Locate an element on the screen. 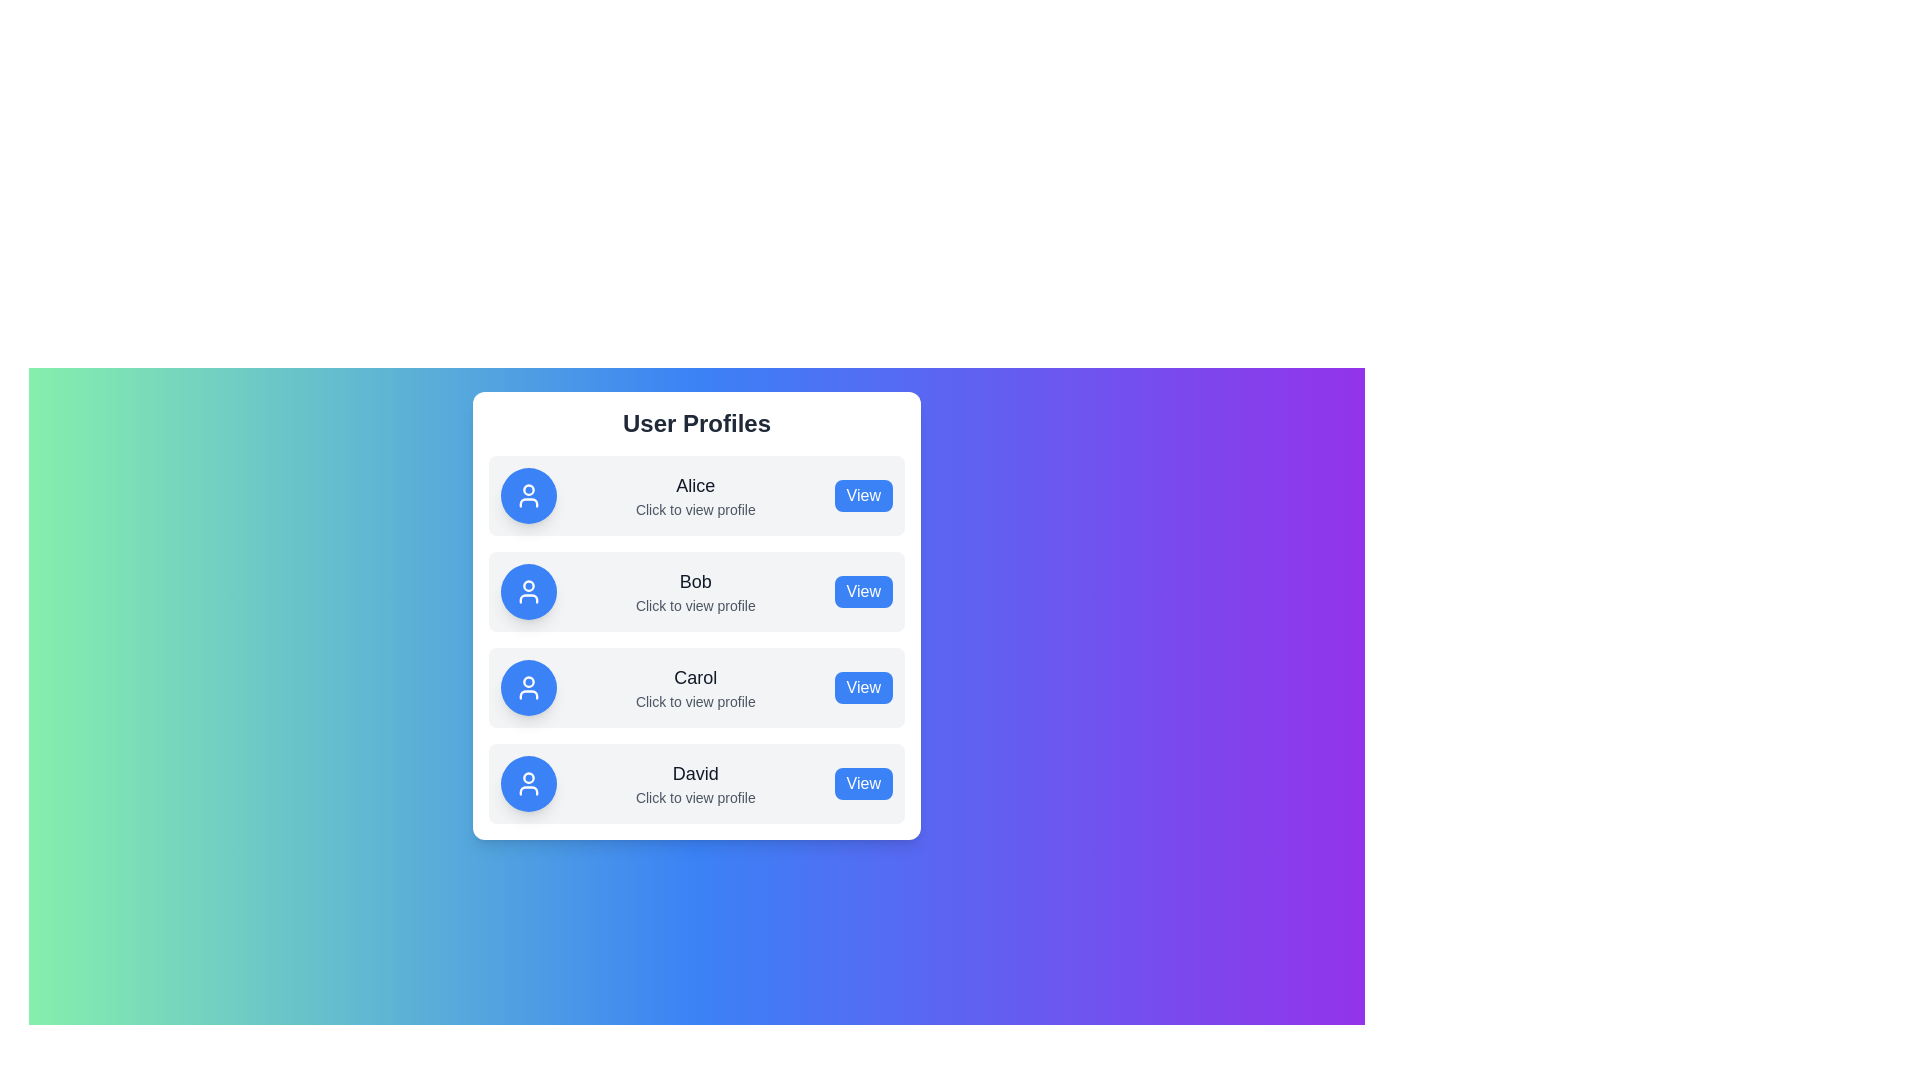 The height and width of the screenshot is (1080, 1920). the text block containing the name 'Carol' and the text 'Click is located at coordinates (695, 686).